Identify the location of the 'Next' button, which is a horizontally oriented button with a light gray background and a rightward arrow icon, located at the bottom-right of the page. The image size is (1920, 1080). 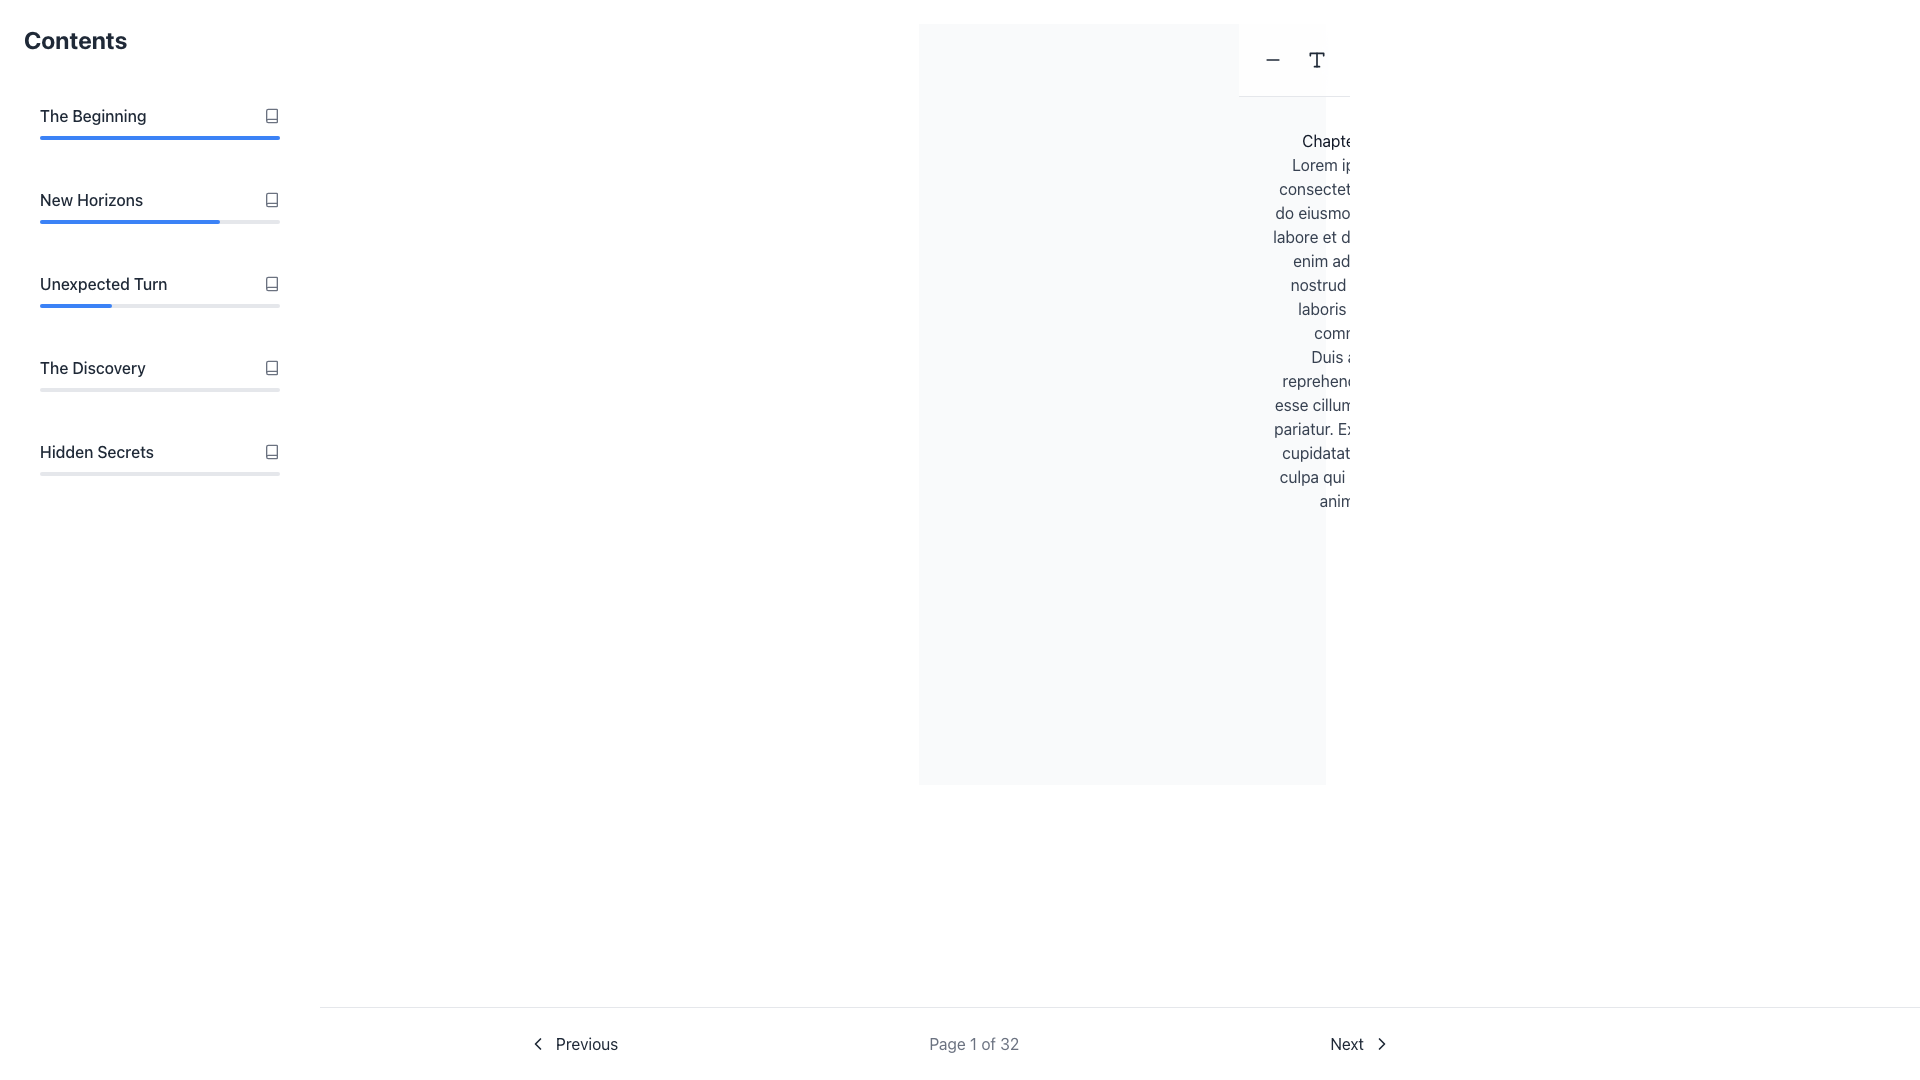
(1360, 1043).